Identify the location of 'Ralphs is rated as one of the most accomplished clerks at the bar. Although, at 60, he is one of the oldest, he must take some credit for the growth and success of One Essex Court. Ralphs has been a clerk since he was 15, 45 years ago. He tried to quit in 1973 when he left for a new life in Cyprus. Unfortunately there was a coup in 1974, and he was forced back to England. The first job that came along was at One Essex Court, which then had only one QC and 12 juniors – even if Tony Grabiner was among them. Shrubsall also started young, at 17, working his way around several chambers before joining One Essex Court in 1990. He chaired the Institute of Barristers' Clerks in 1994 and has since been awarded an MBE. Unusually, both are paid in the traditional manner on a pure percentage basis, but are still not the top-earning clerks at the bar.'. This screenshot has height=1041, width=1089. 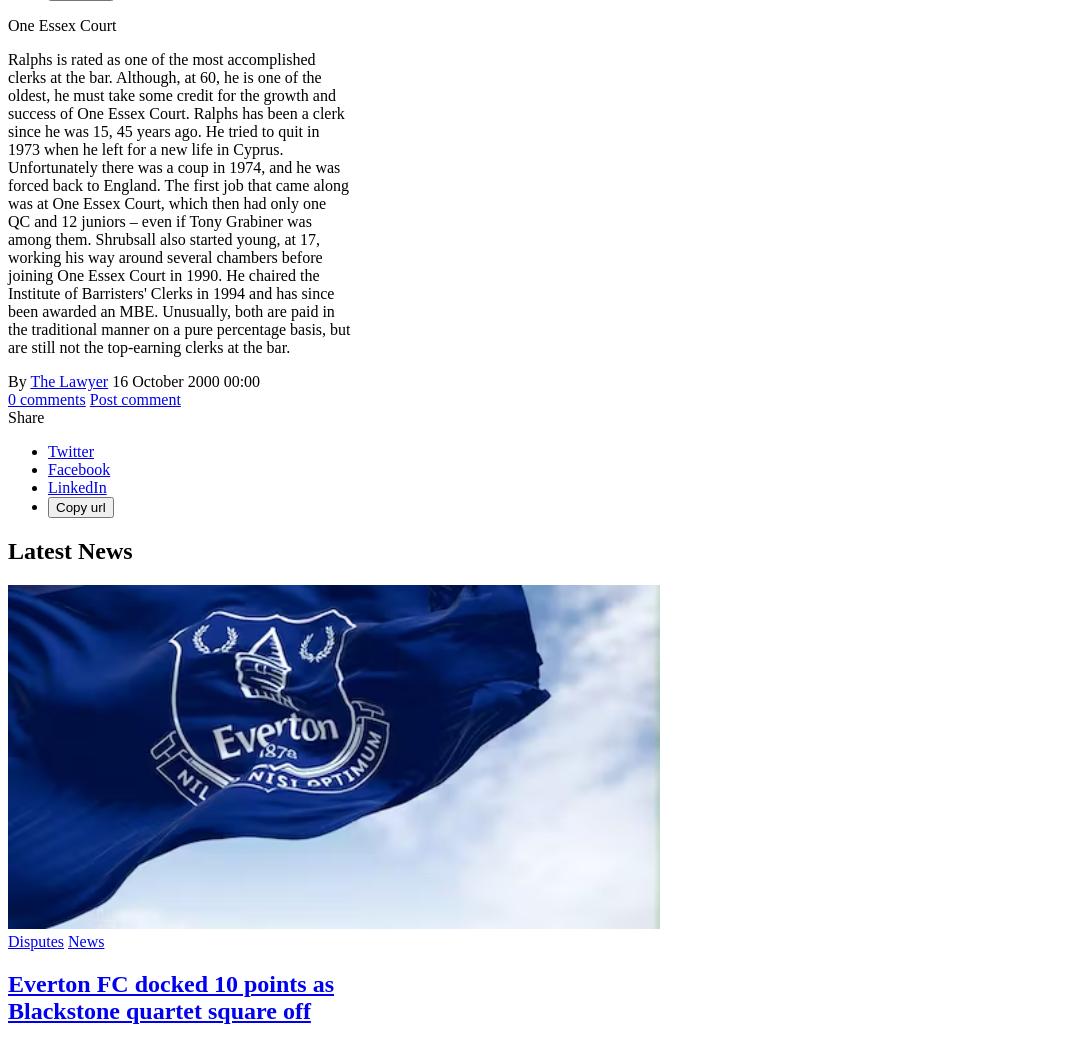
(179, 203).